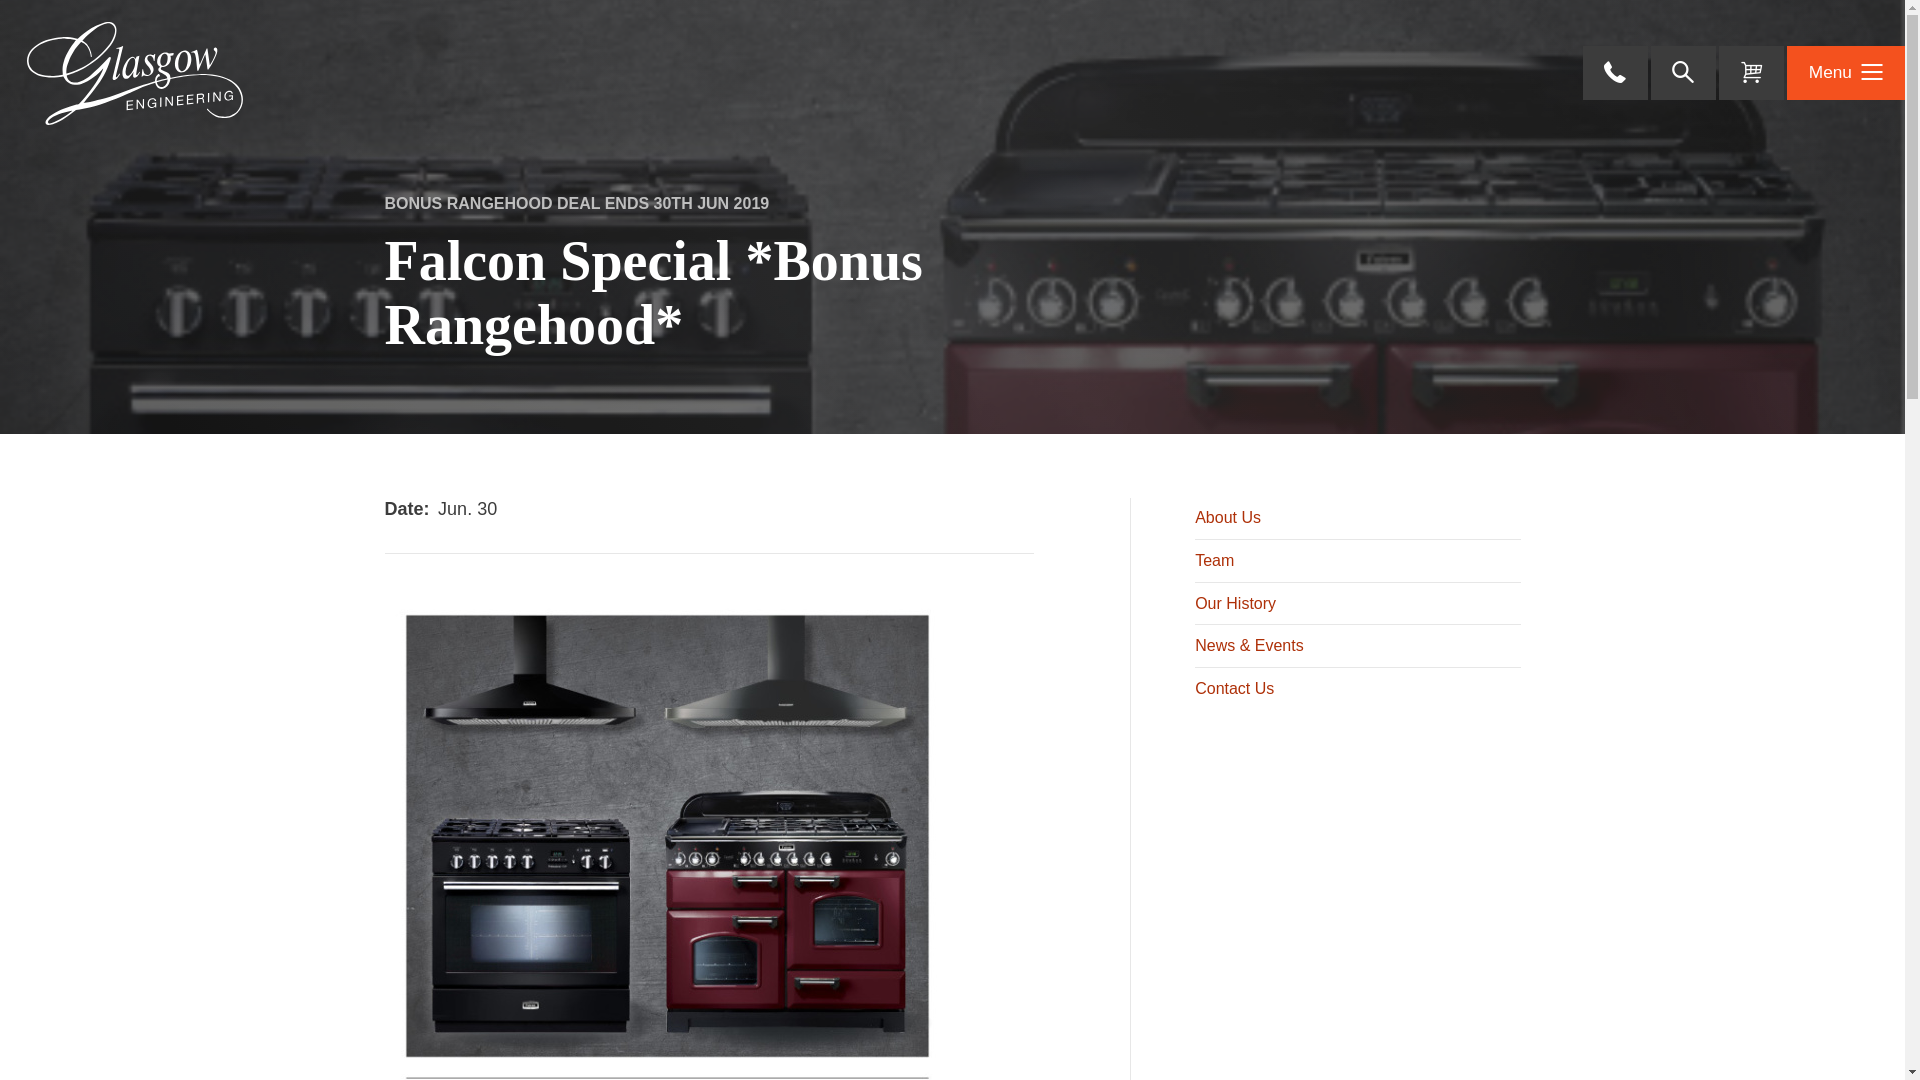  Describe the element at coordinates (1195, 602) in the screenshot. I see `'Our History'` at that location.